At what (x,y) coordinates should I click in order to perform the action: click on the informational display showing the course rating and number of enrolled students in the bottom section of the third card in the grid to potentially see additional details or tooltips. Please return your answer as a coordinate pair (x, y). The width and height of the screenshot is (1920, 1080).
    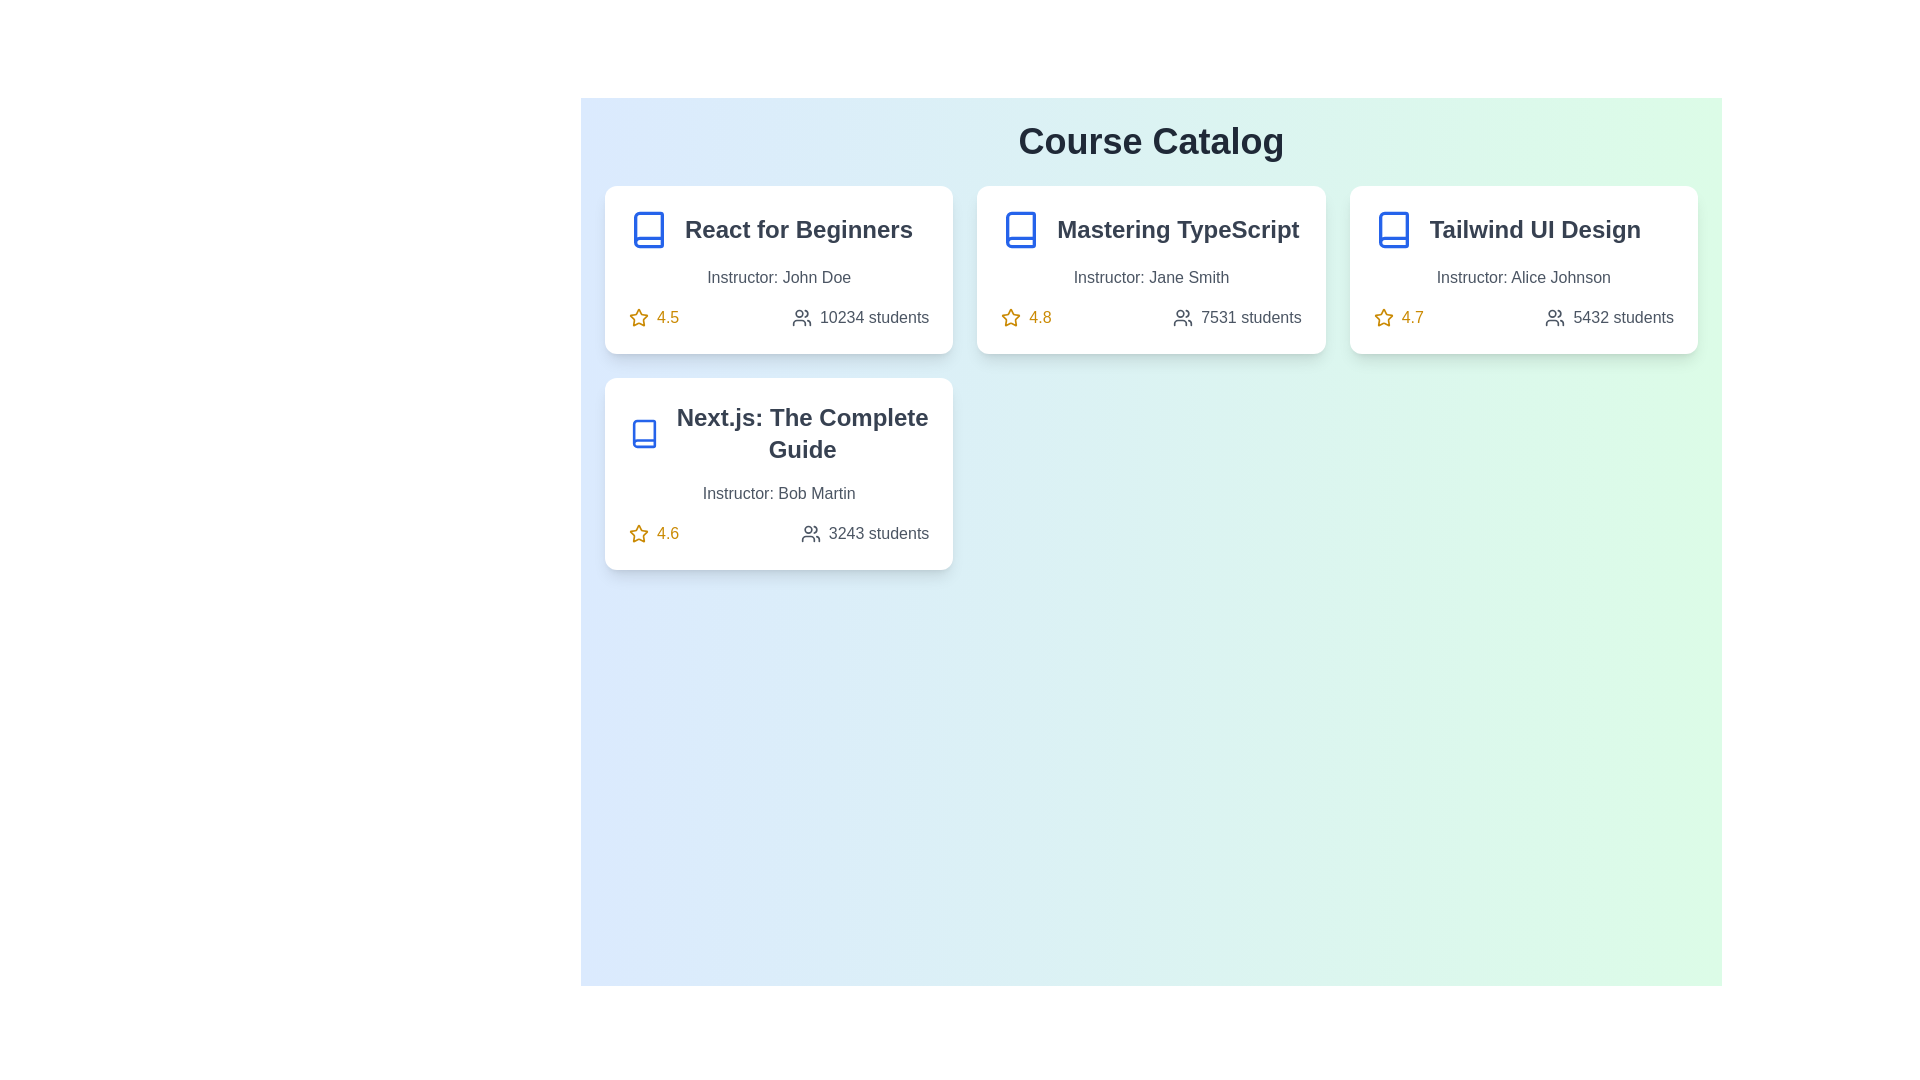
    Looking at the image, I should click on (778, 532).